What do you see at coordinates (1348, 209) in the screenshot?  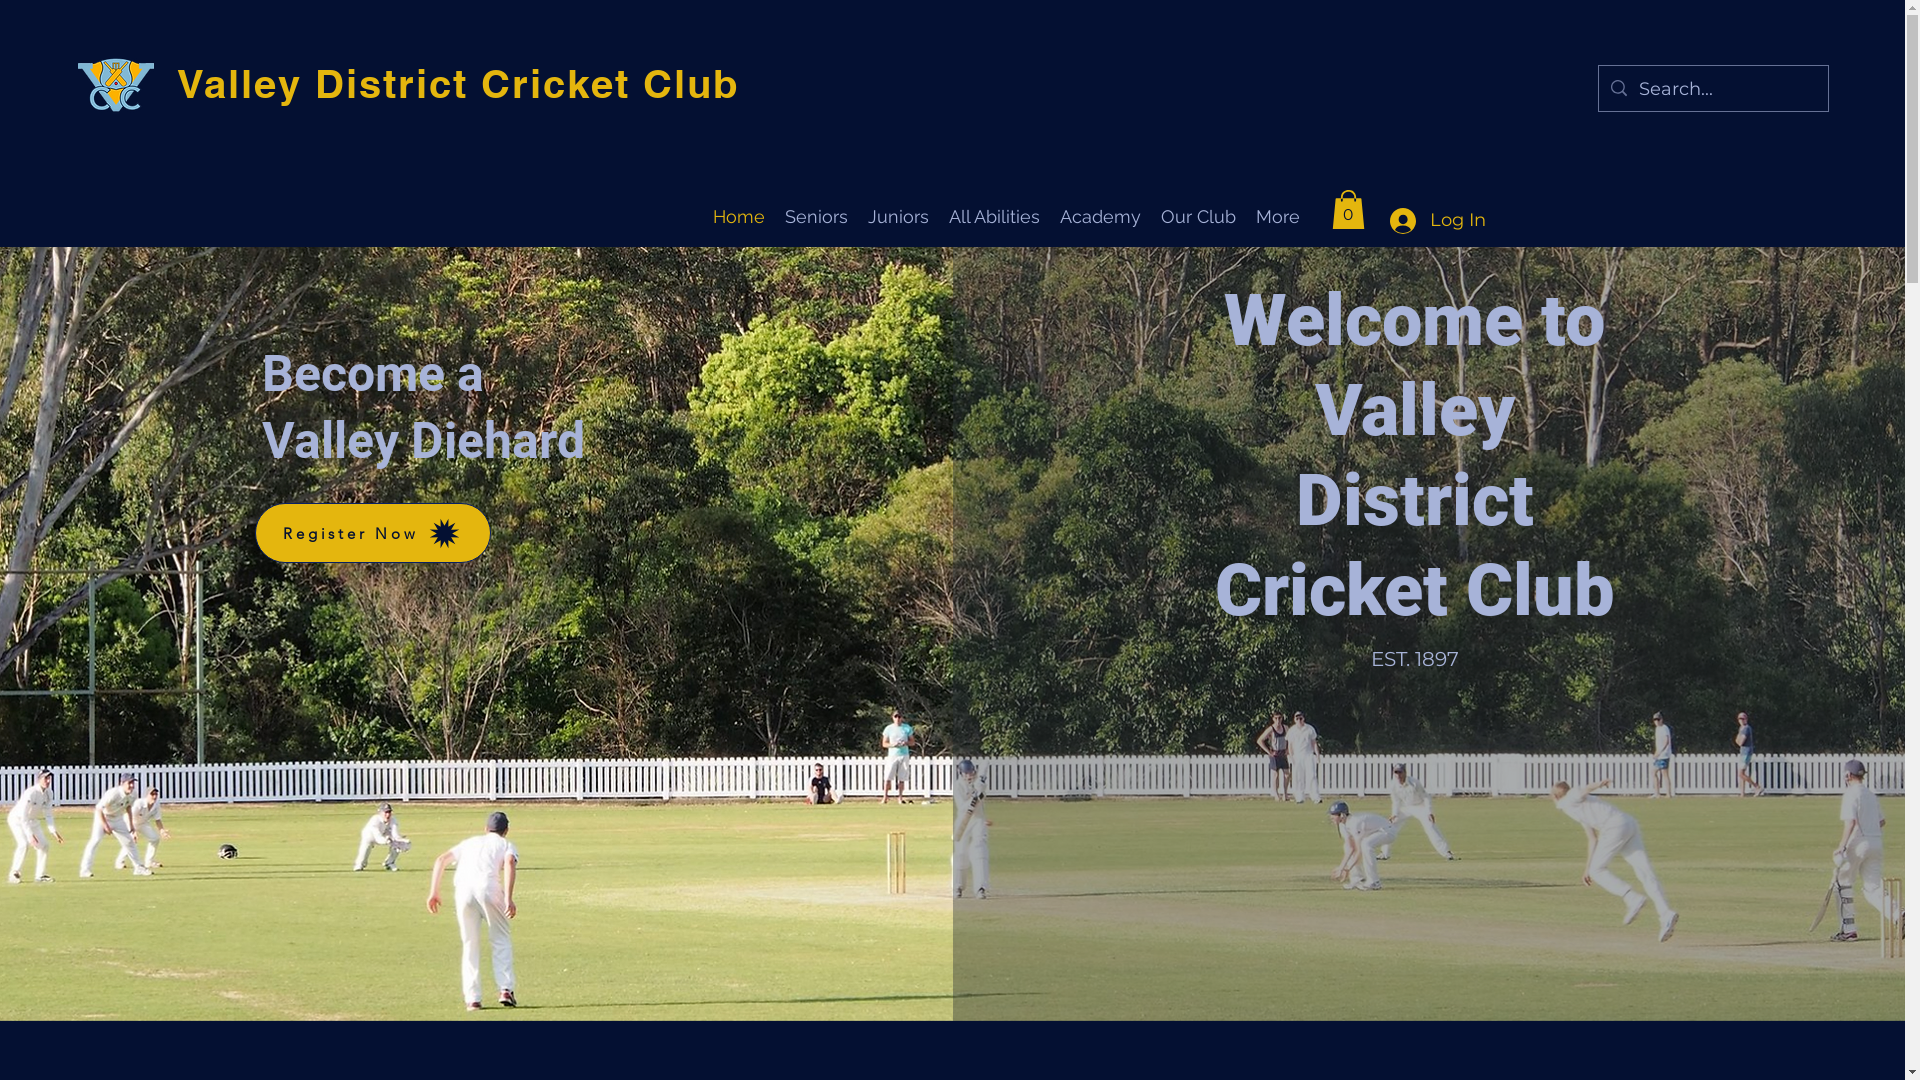 I see `'0'` at bounding box center [1348, 209].